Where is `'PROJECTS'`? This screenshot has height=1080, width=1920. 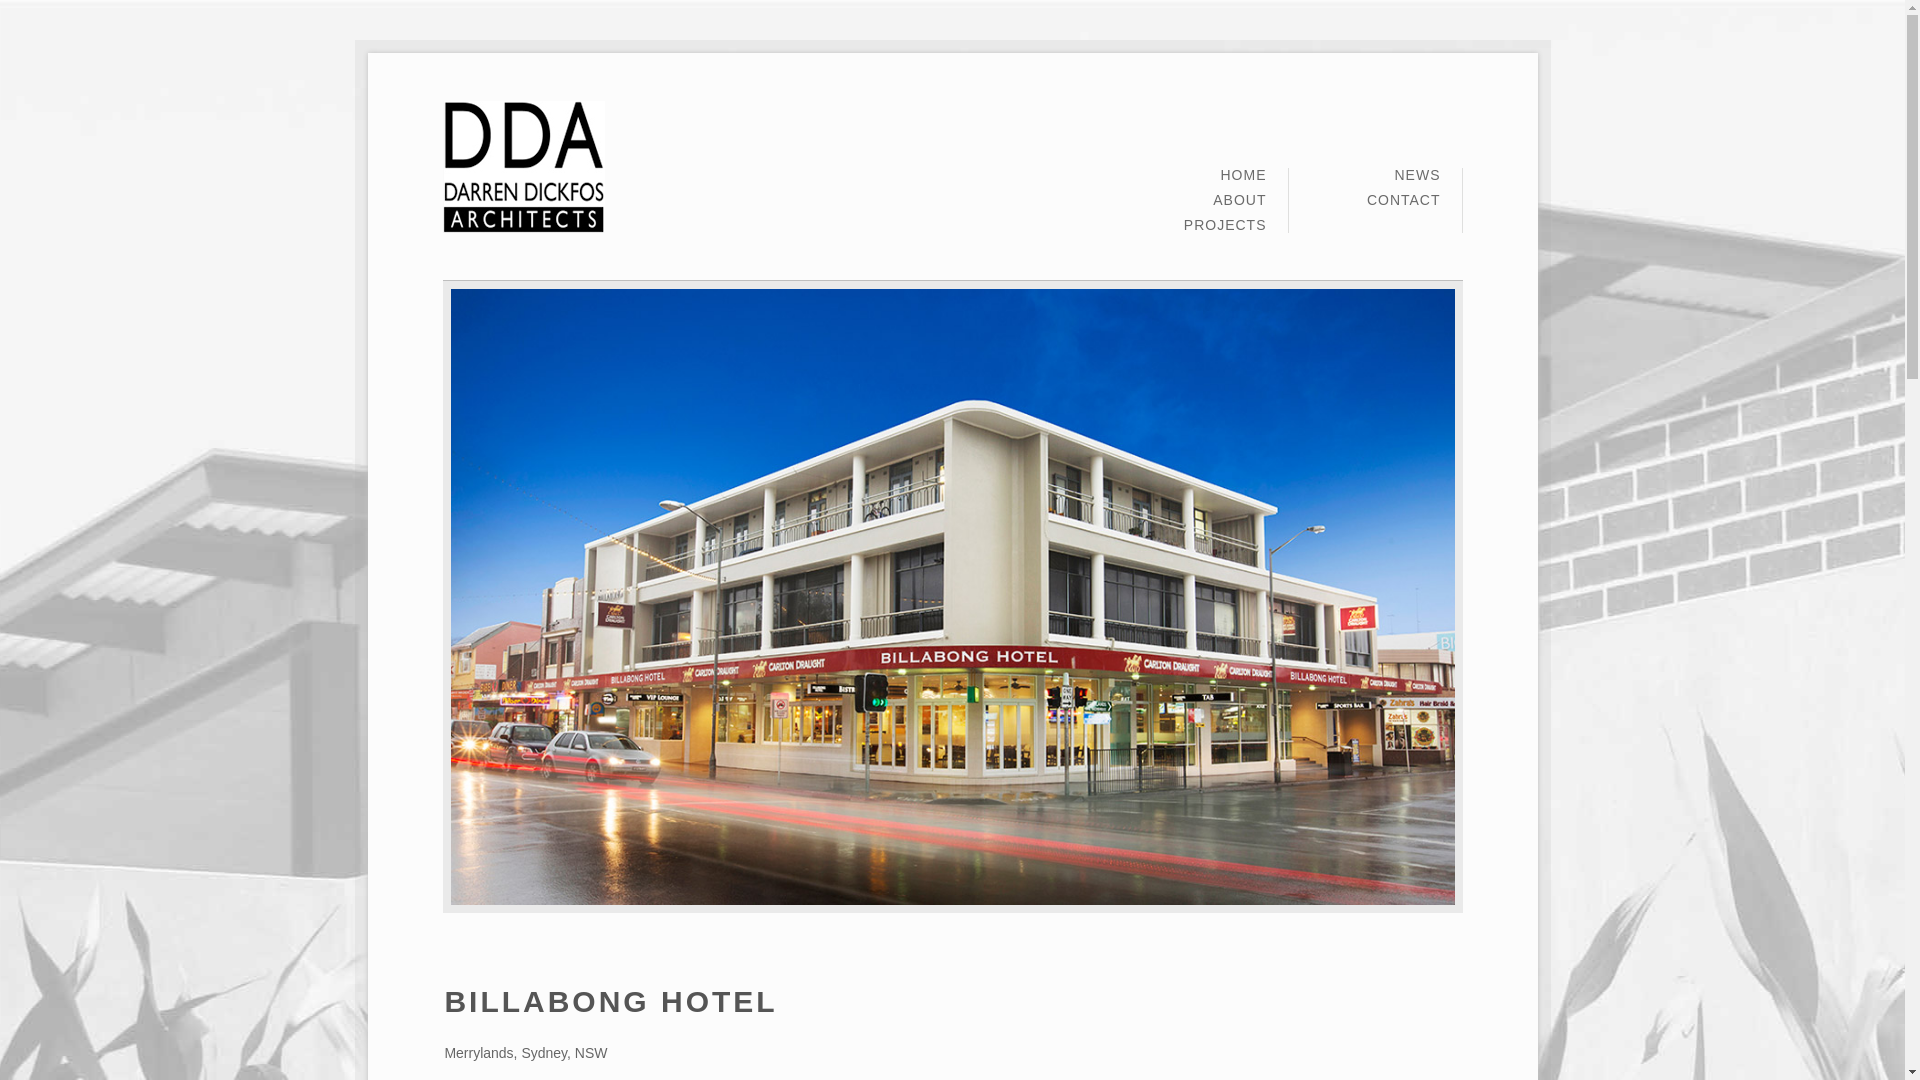 'PROJECTS' is located at coordinates (1224, 224).